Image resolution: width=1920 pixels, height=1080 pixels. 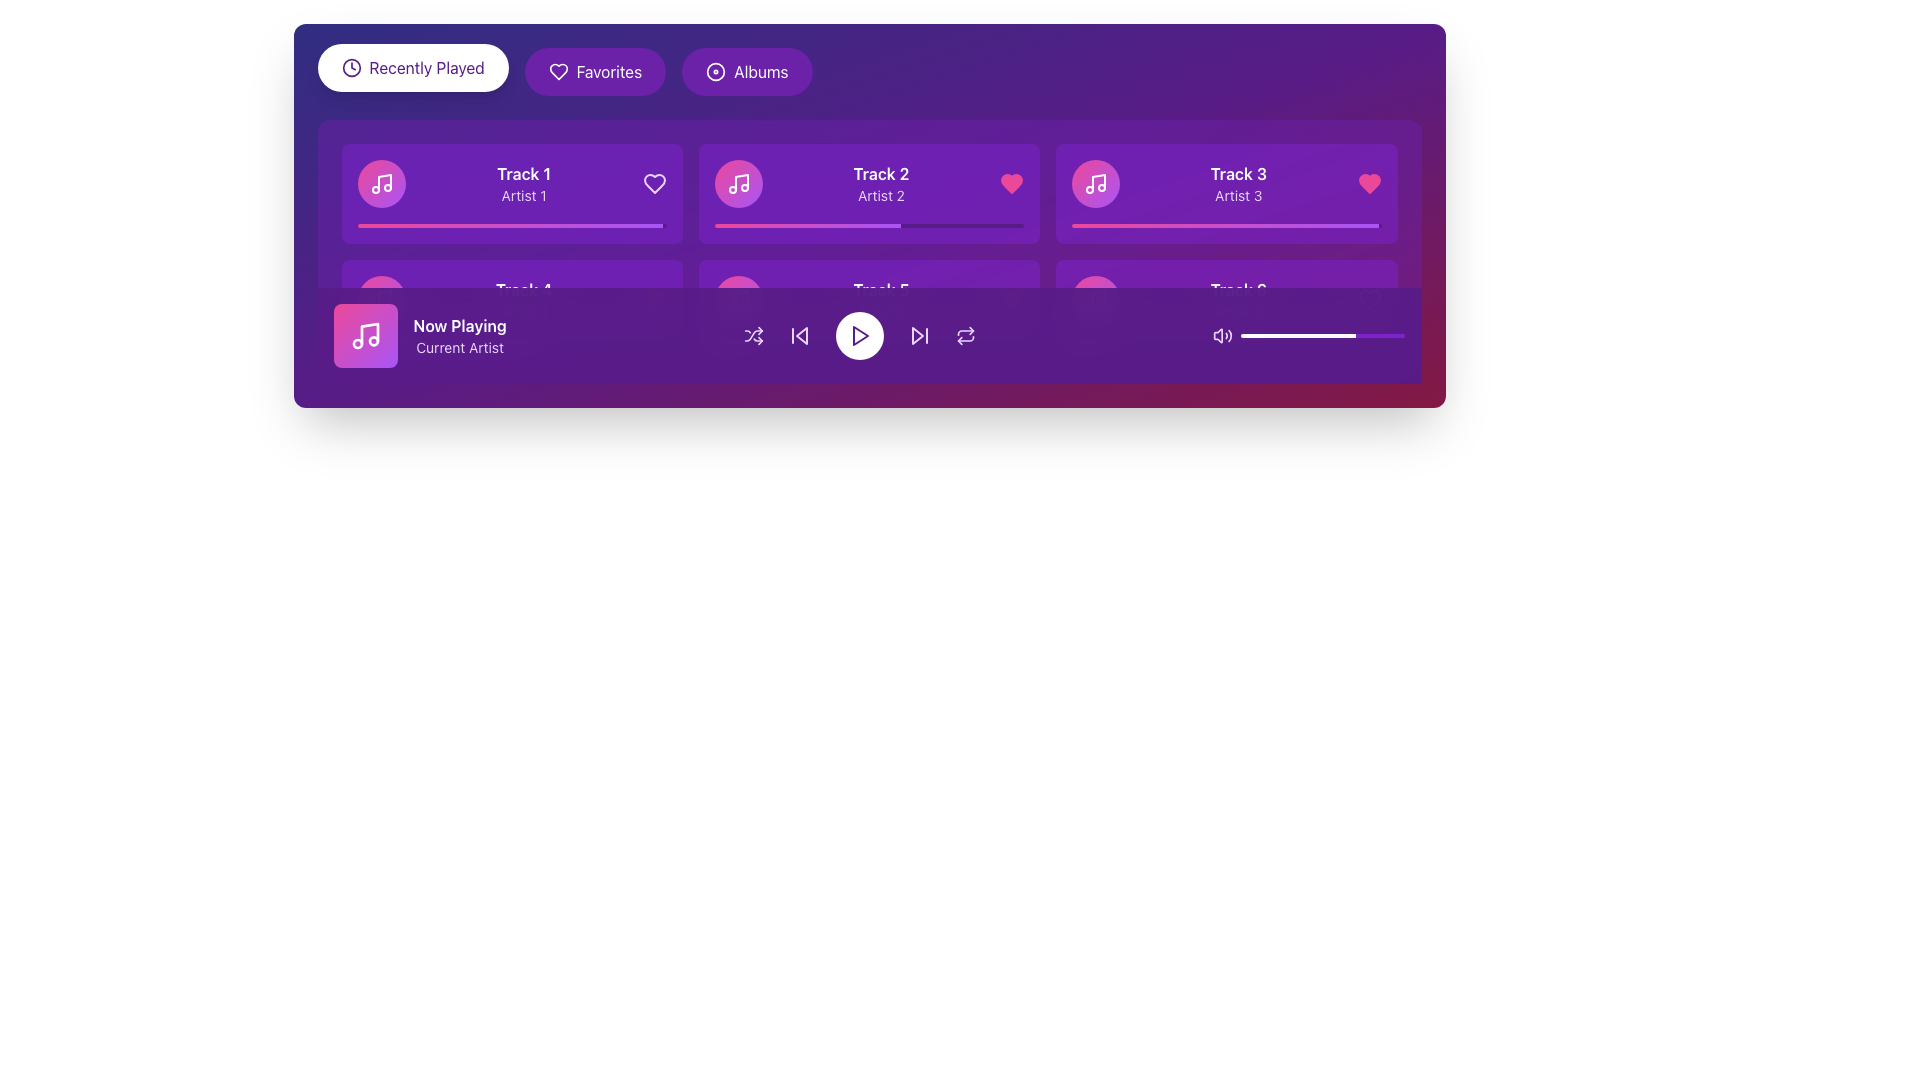 What do you see at coordinates (760, 71) in the screenshot?
I see `the 'Albums' text label located within the top navigation area, positioned between 'Favorites' and other navigation elements` at bounding box center [760, 71].